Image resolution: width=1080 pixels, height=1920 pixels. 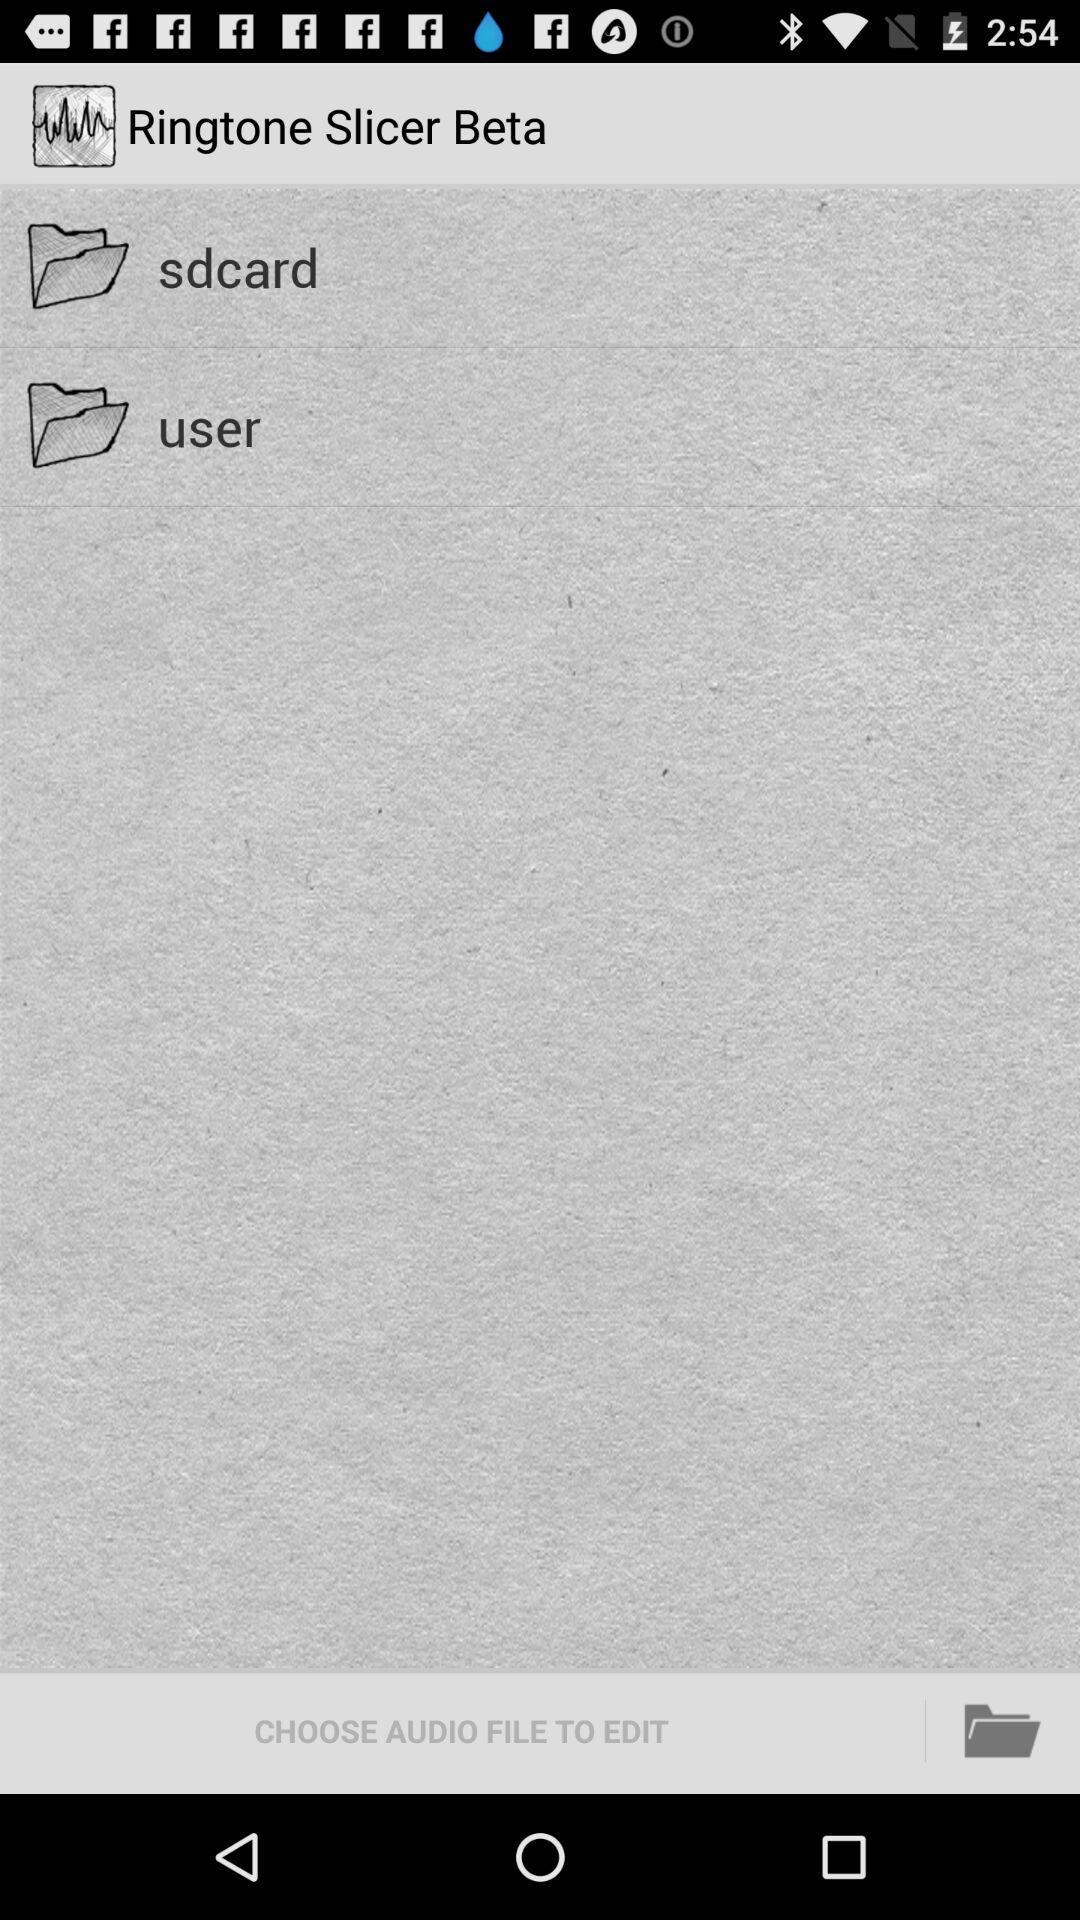 What do you see at coordinates (1003, 1730) in the screenshot?
I see `icon to the right of the choose audio file icon` at bounding box center [1003, 1730].